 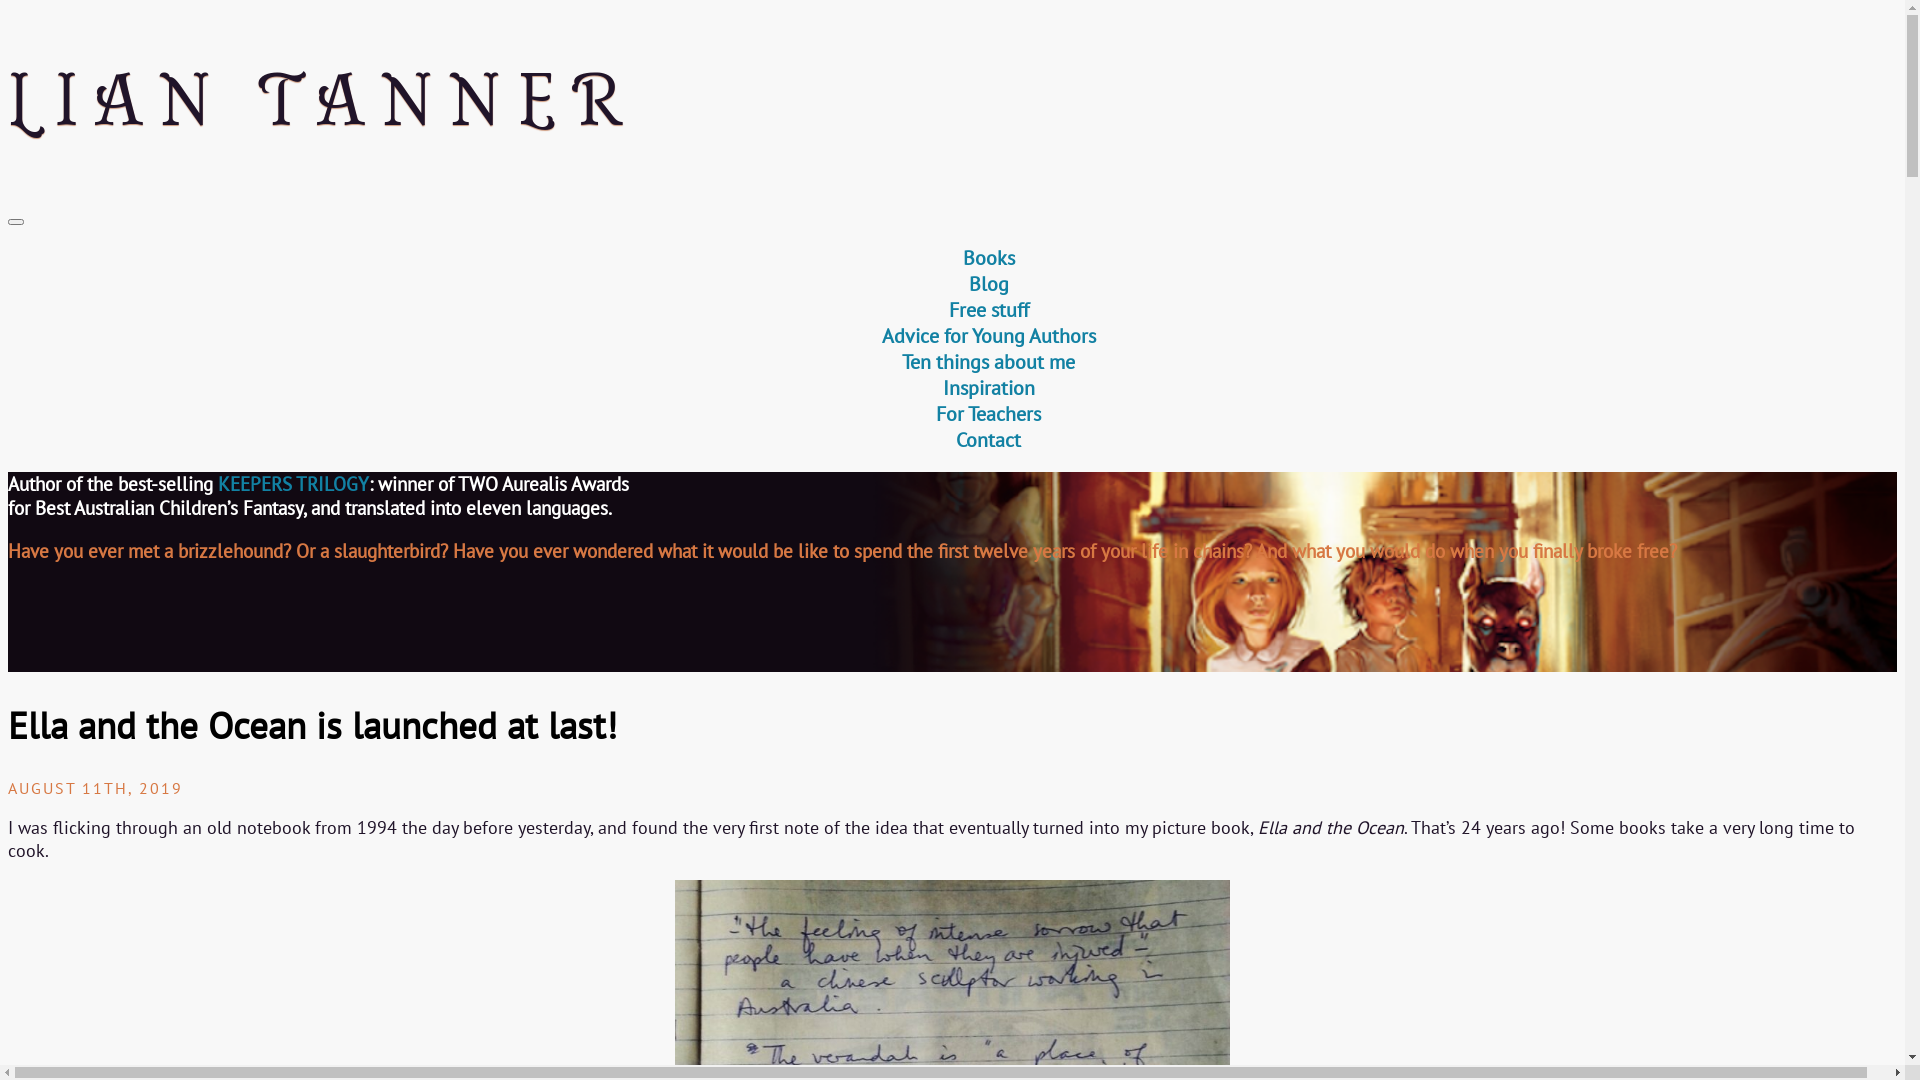 What do you see at coordinates (988, 334) in the screenshot?
I see `'Advice for Young Authors'` at bounding box center [988, 334].